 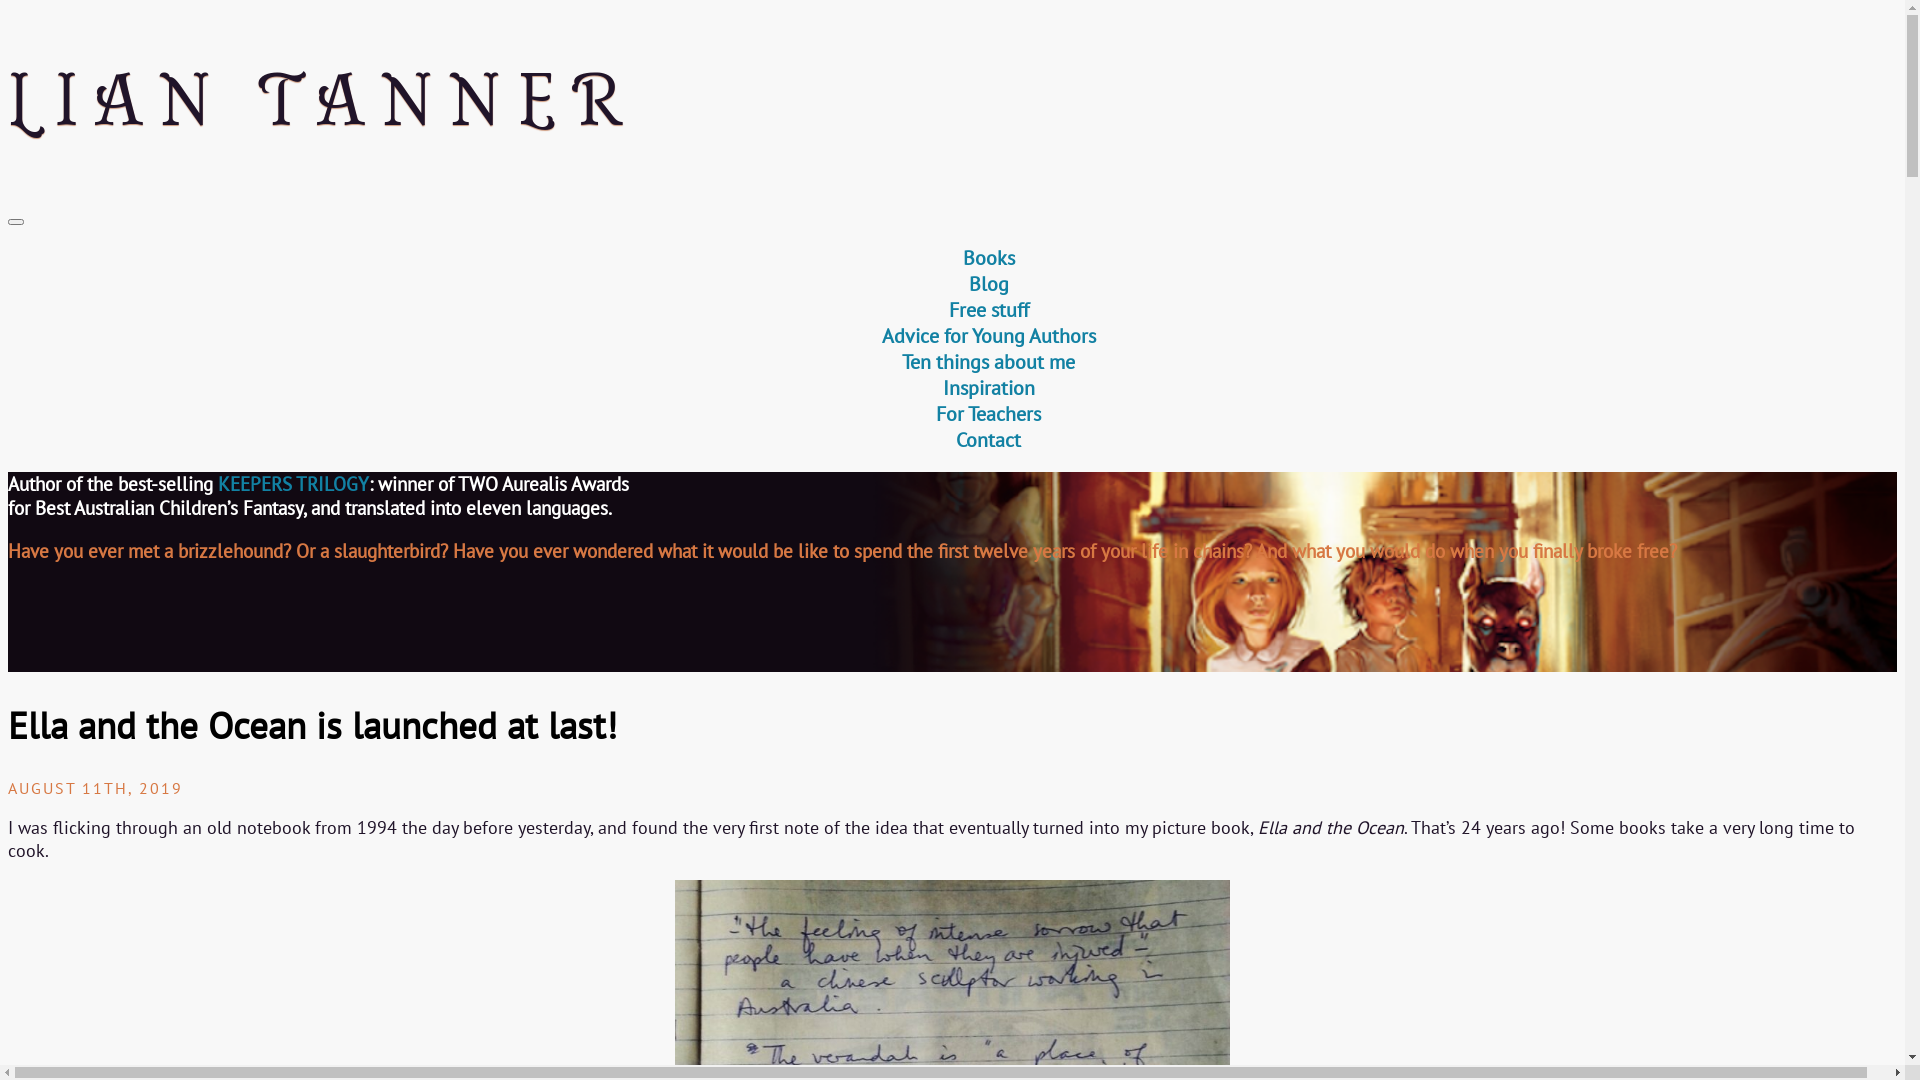 What do you see at coordinates (988, 334) in the screenshot?
I see `'Advice for Young Authors'` at bounding box center [988, 334].